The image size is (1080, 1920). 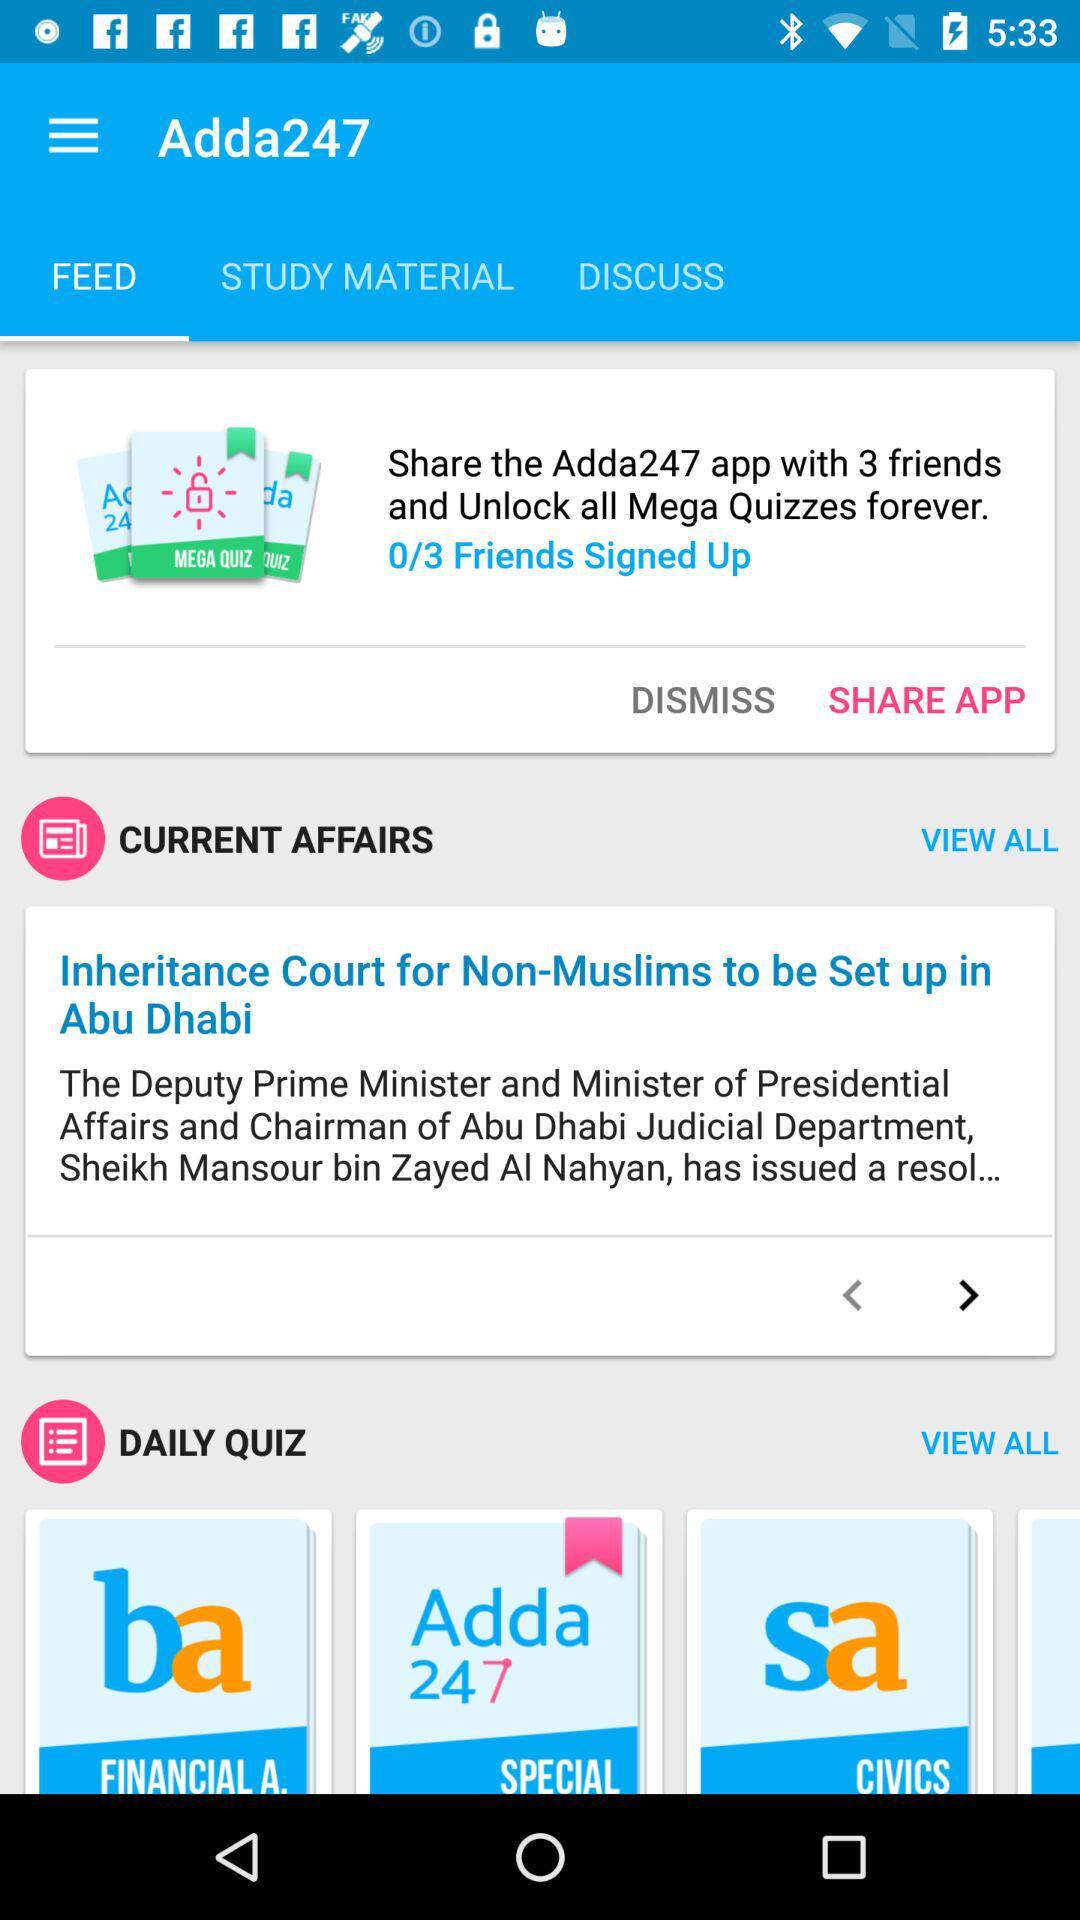 What do you see at coordinates (967, 1295) in the screenshot?
I see `advance page` at bounding box center [967, 1295].